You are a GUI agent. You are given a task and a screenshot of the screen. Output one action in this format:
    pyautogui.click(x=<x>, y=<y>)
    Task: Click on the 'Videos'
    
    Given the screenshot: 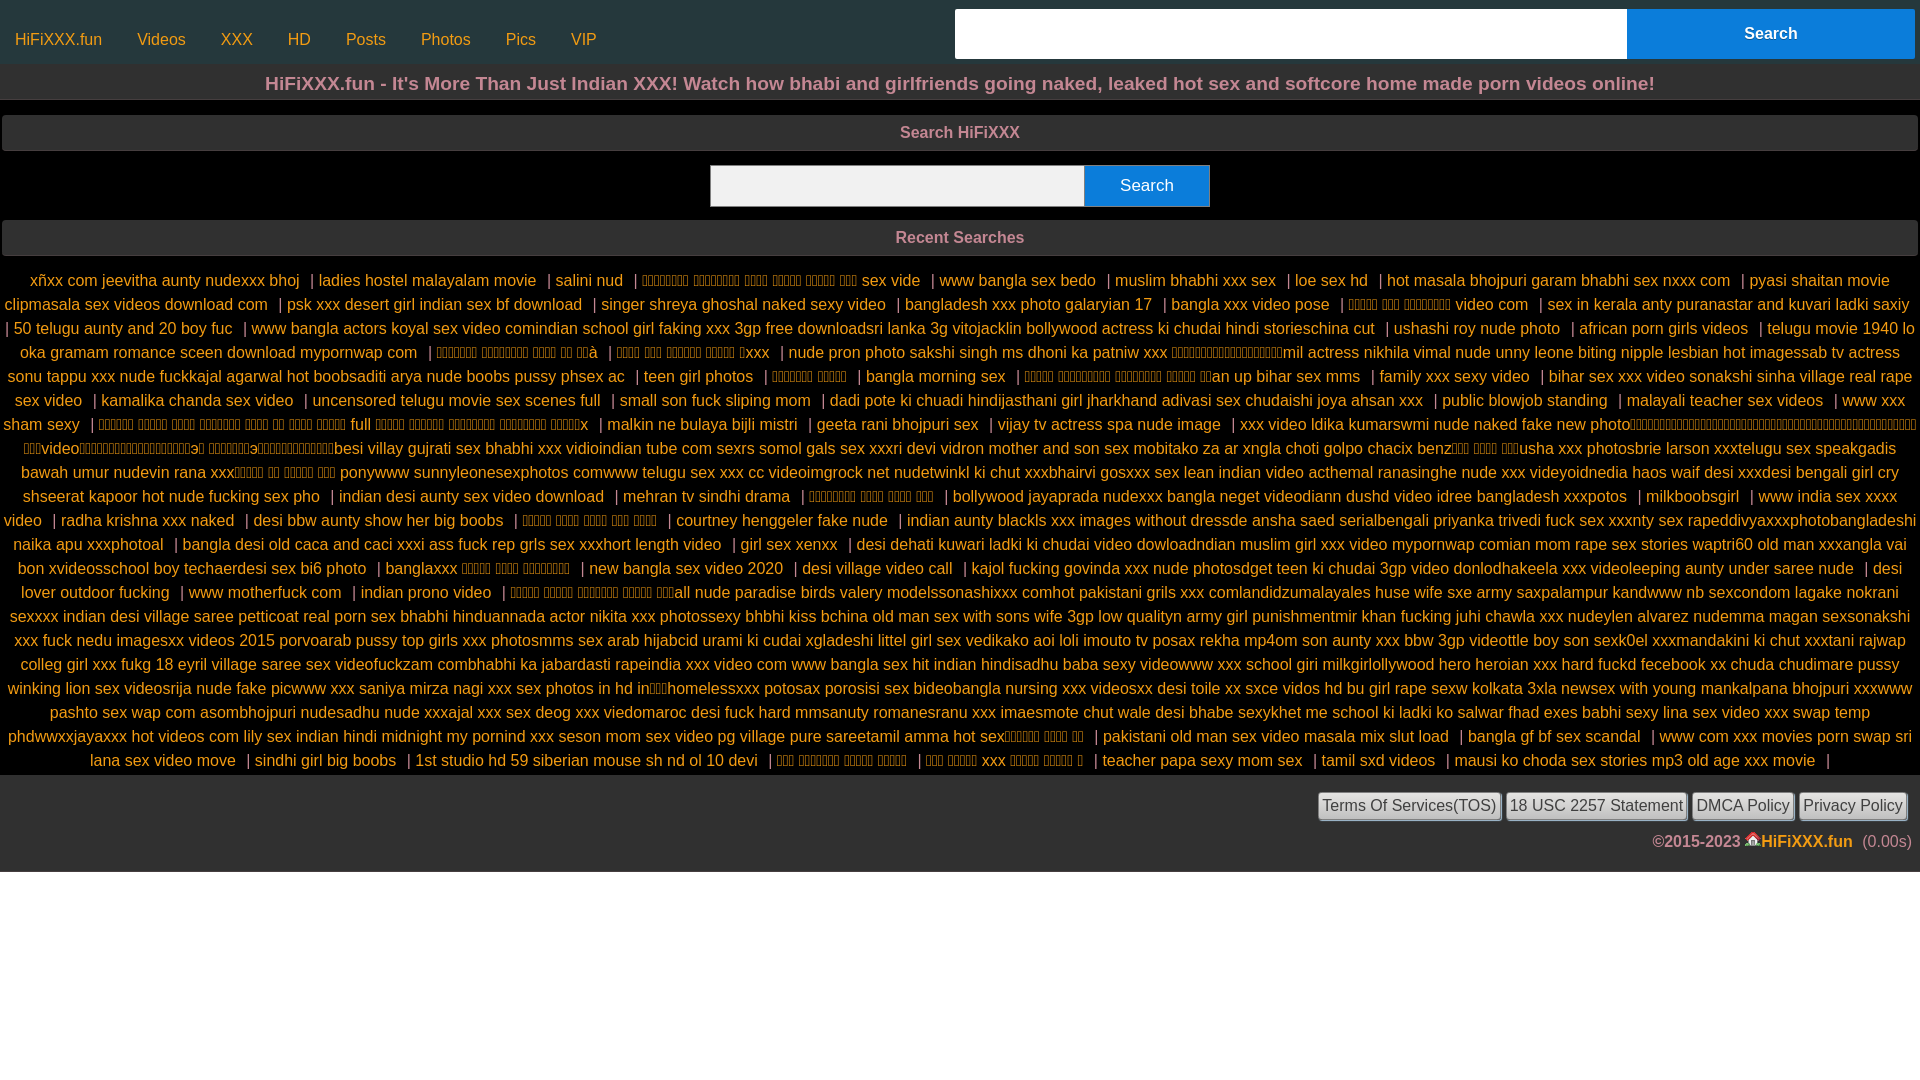 What is the action you would take?
    pyautogui.click(x=161, y=39)
    